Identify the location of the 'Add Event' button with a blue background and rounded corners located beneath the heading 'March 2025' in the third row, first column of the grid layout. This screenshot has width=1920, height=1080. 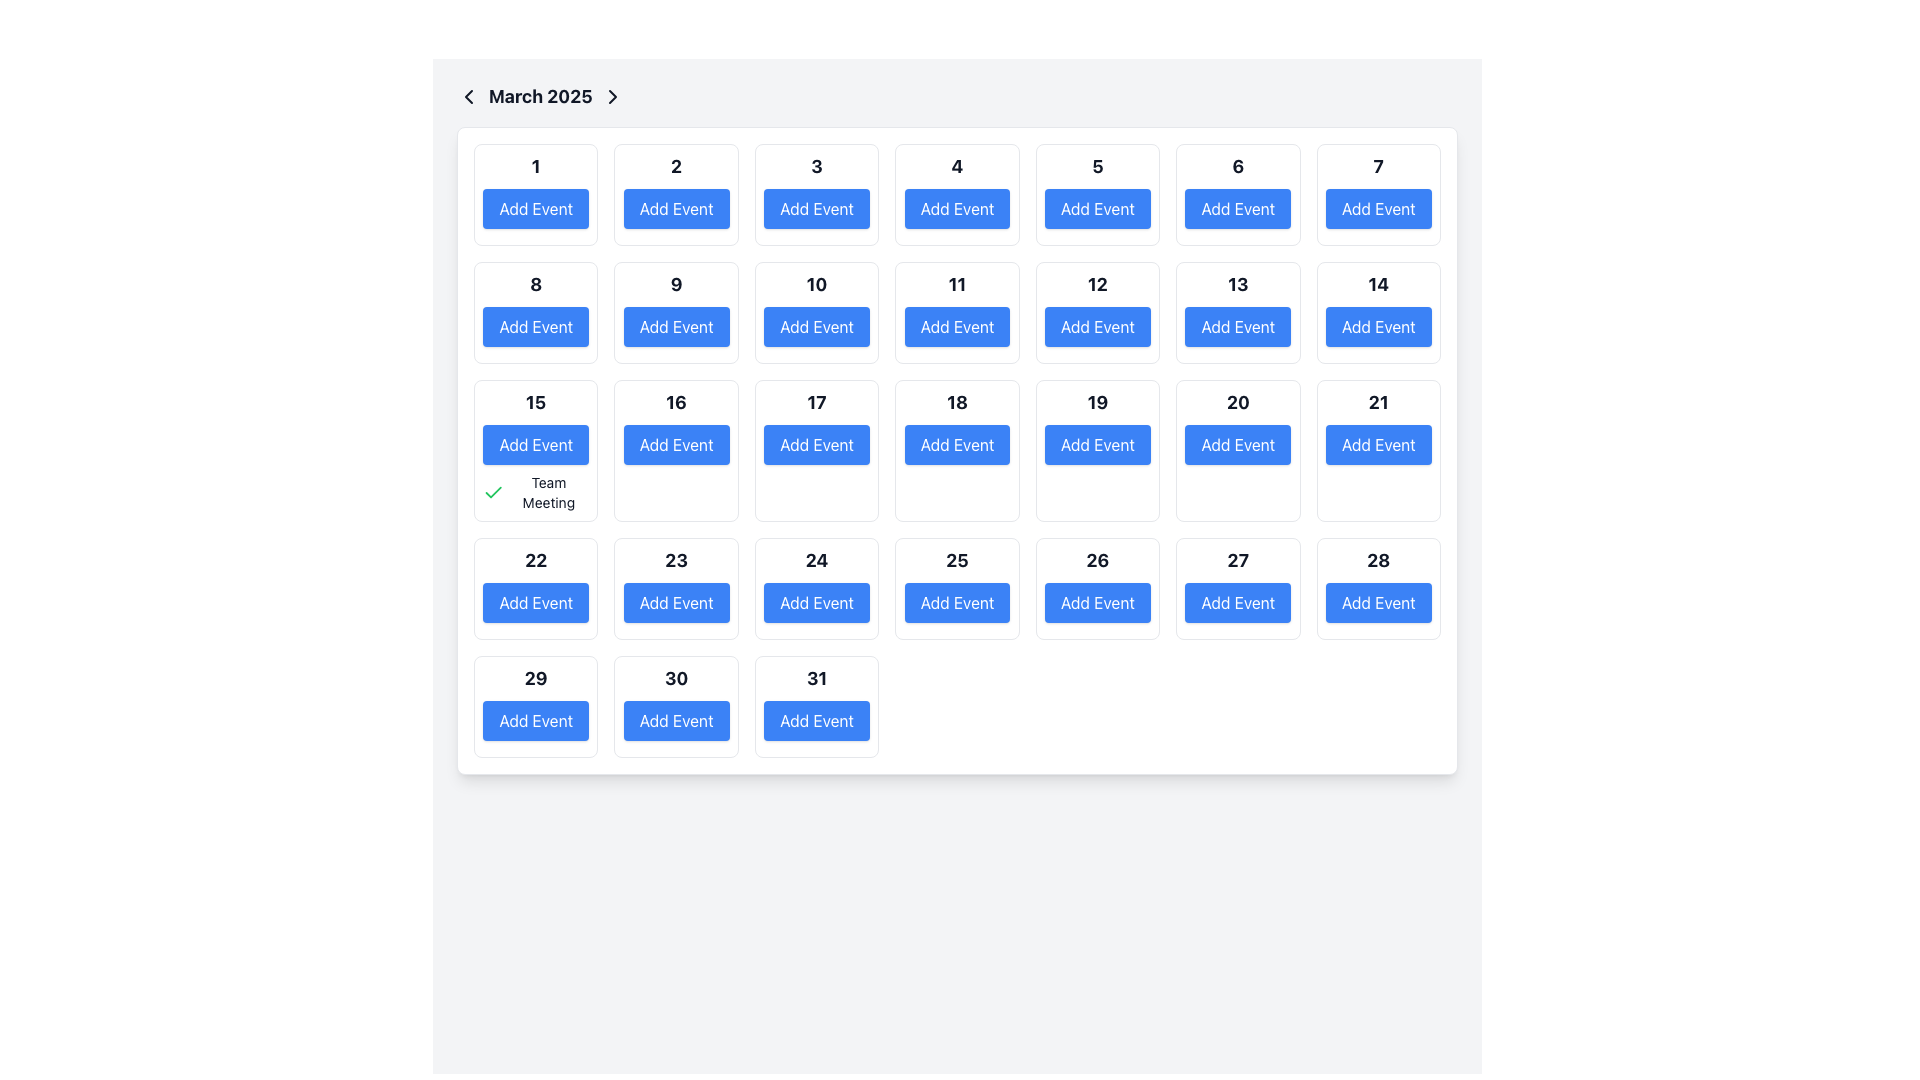
(536, 443).